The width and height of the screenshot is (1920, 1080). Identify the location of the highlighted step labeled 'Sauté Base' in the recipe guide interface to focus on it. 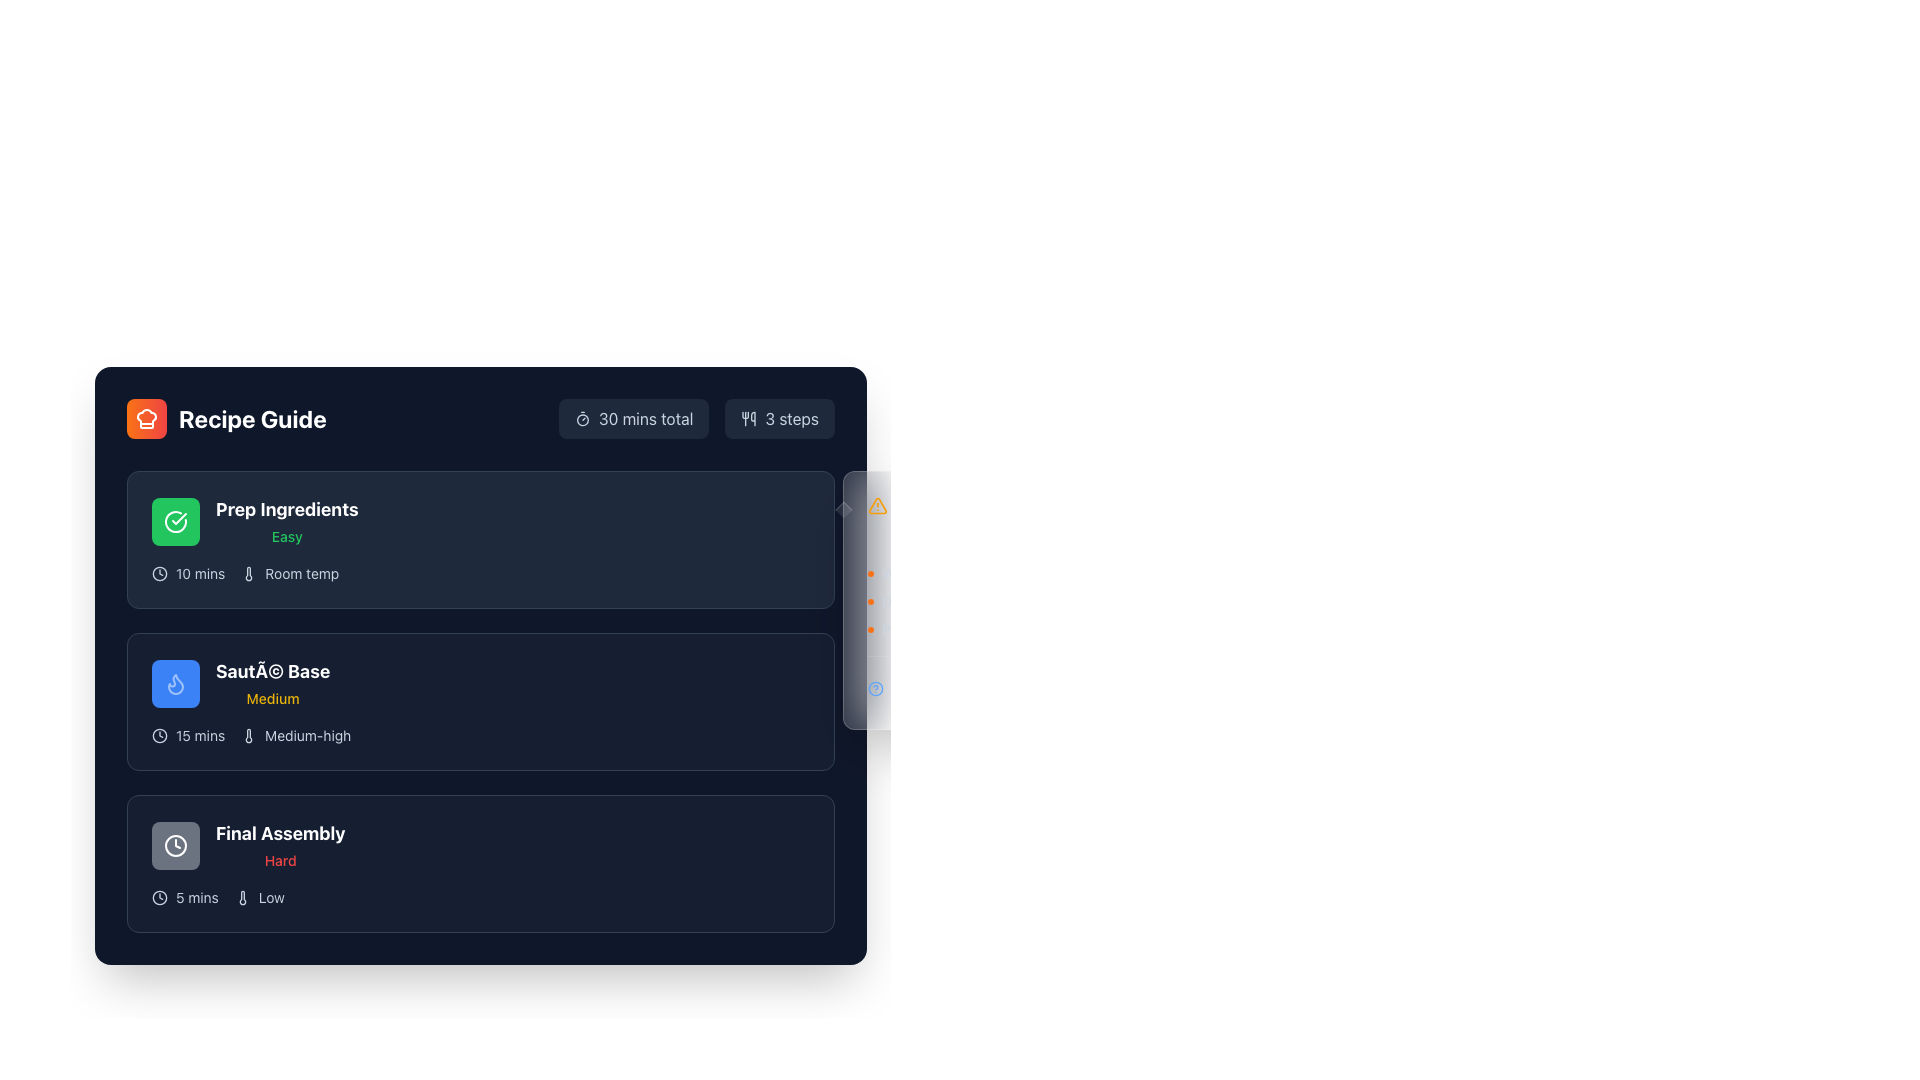
(480, 701).